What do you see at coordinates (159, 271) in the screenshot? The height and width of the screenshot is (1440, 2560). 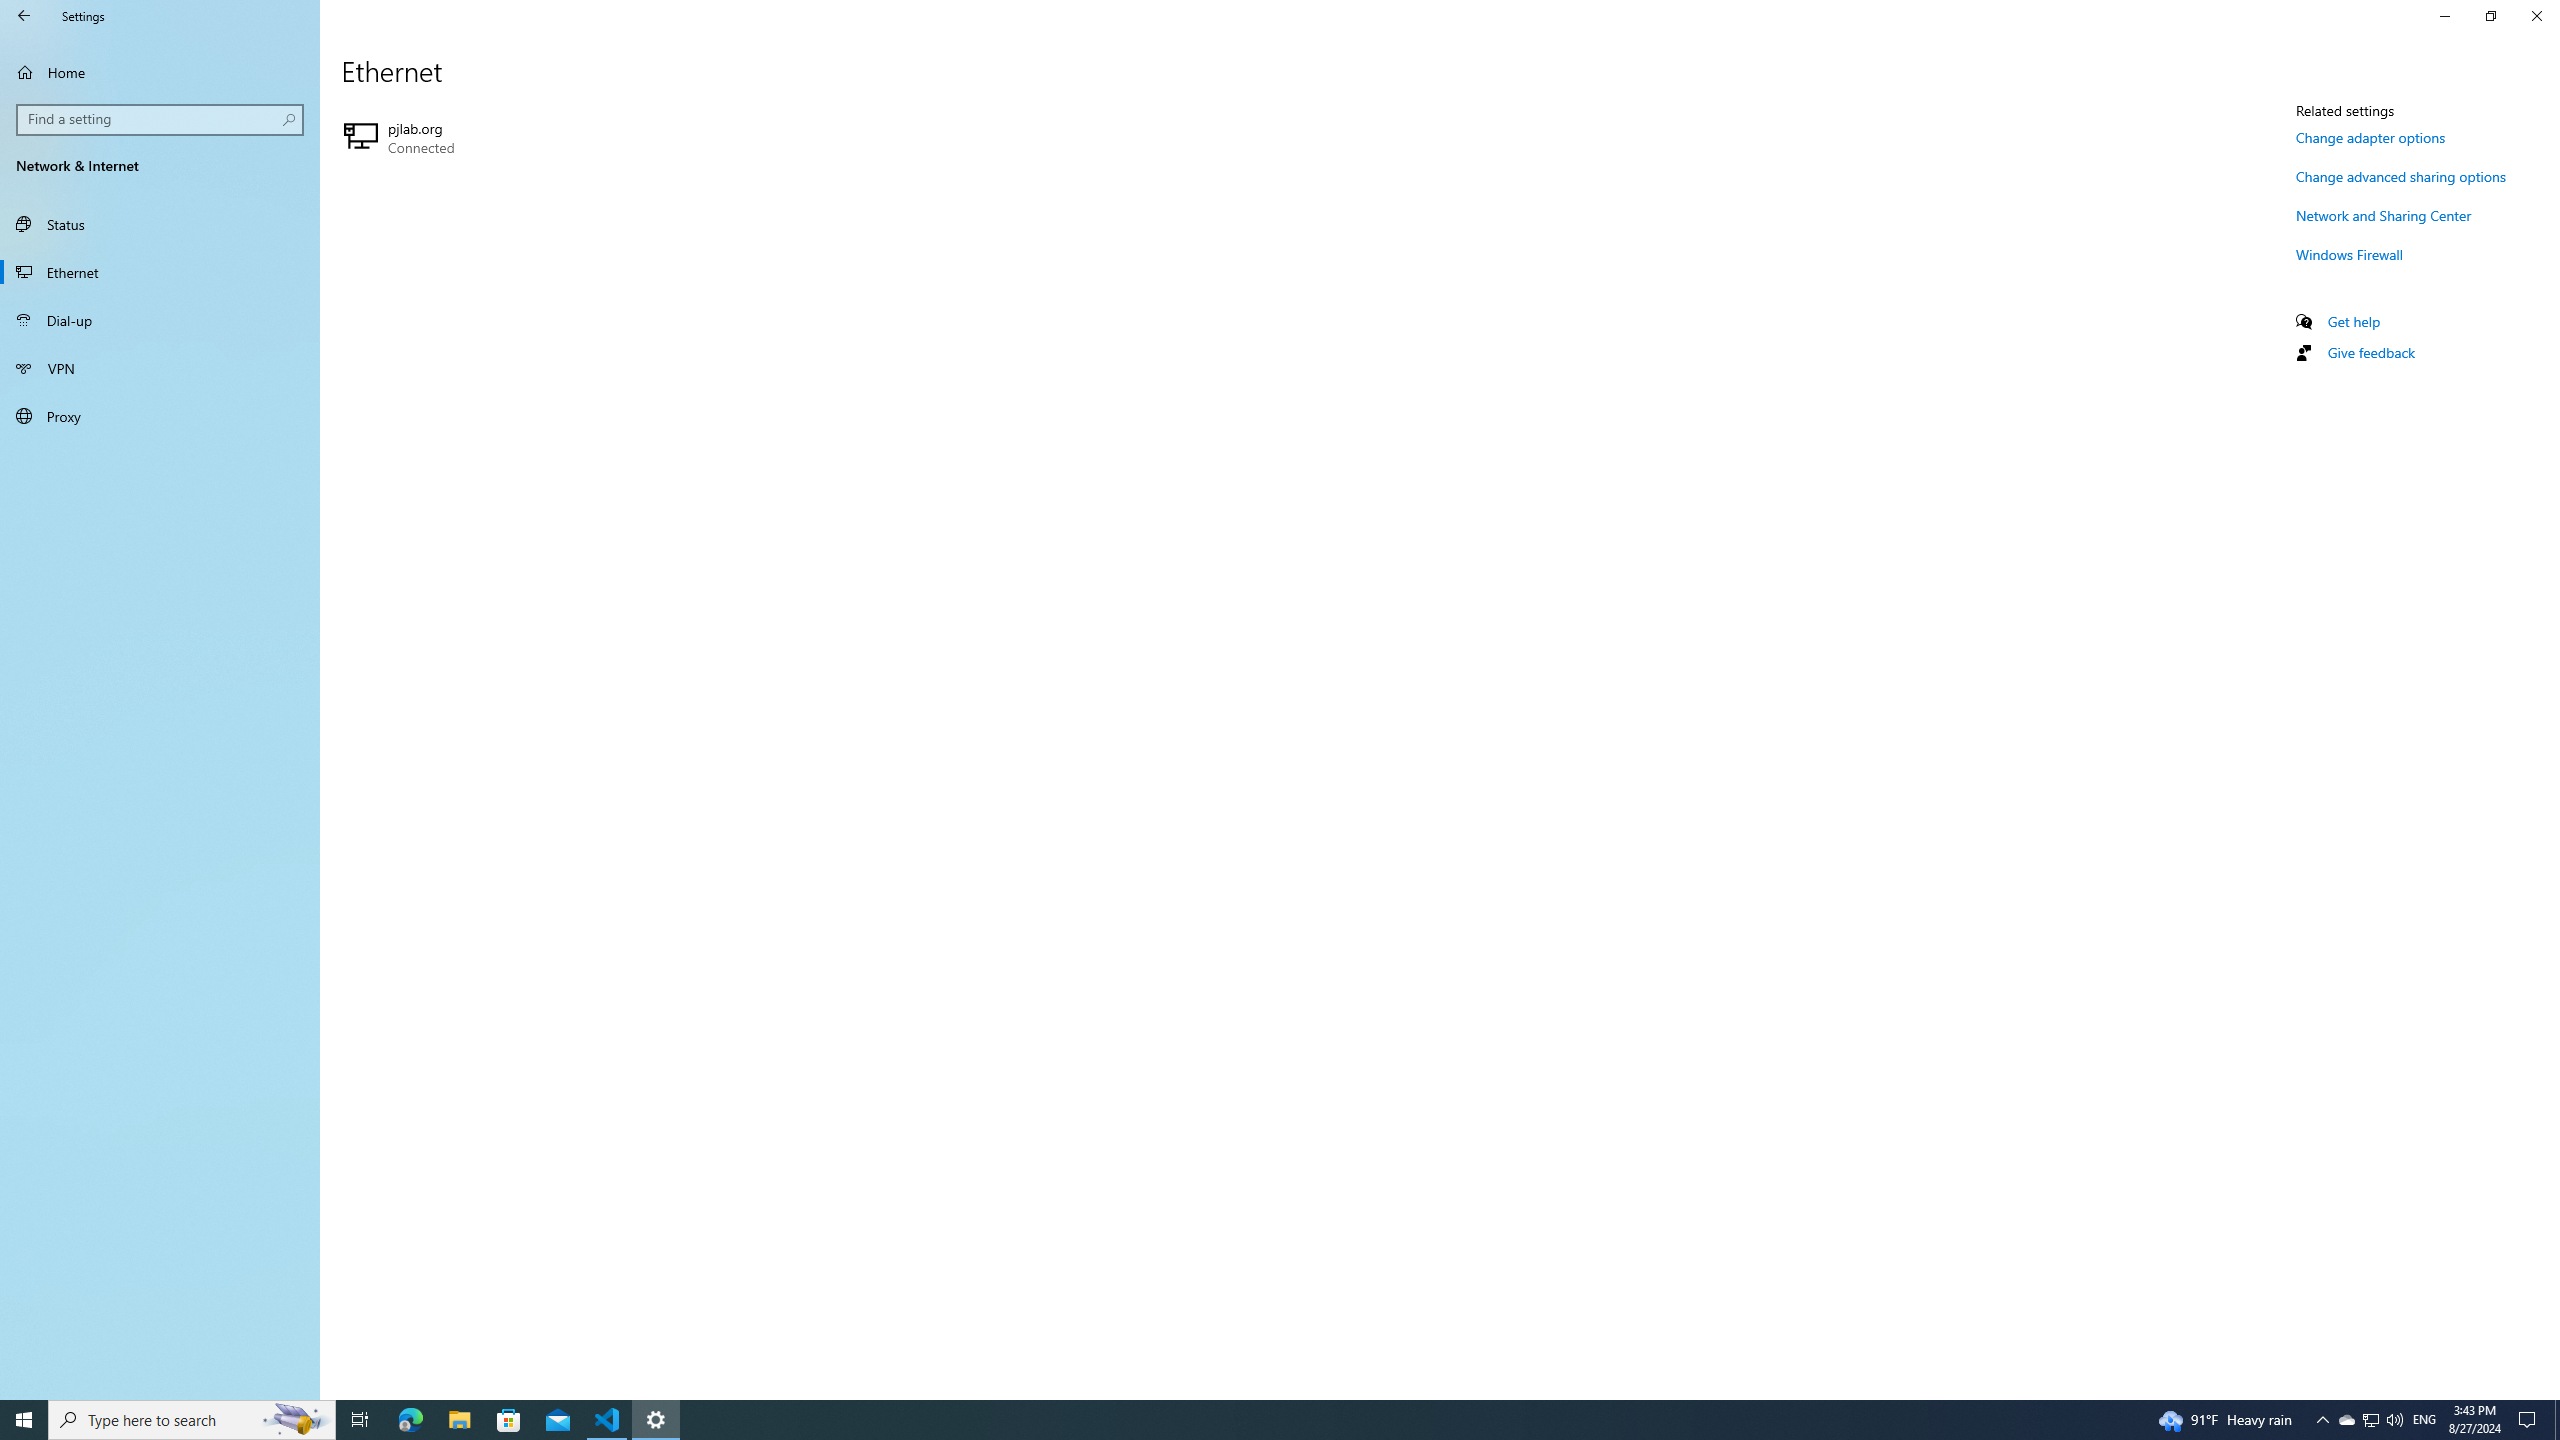 I see `'Ethernet'` at bounding box center [159, 271].